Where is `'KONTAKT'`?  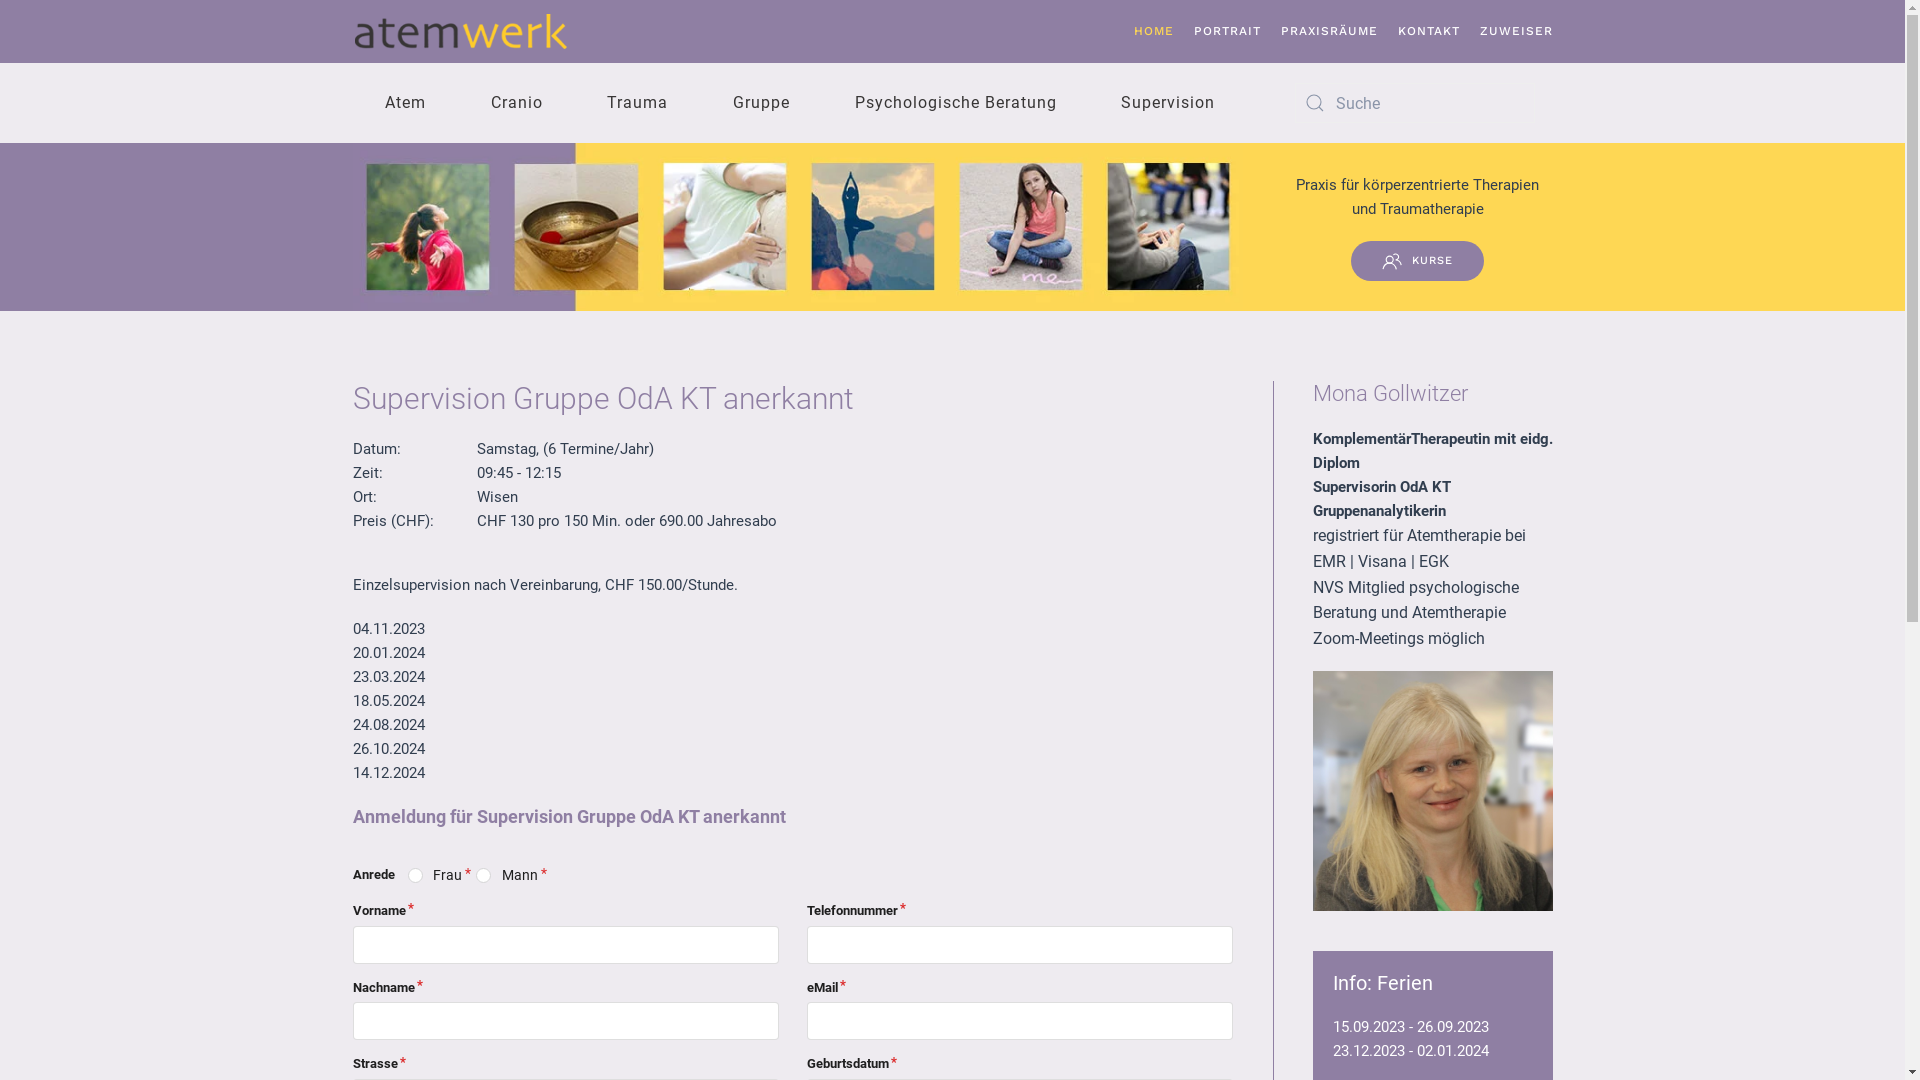 'KONTAKT' is located at coordinates (1428, 31).